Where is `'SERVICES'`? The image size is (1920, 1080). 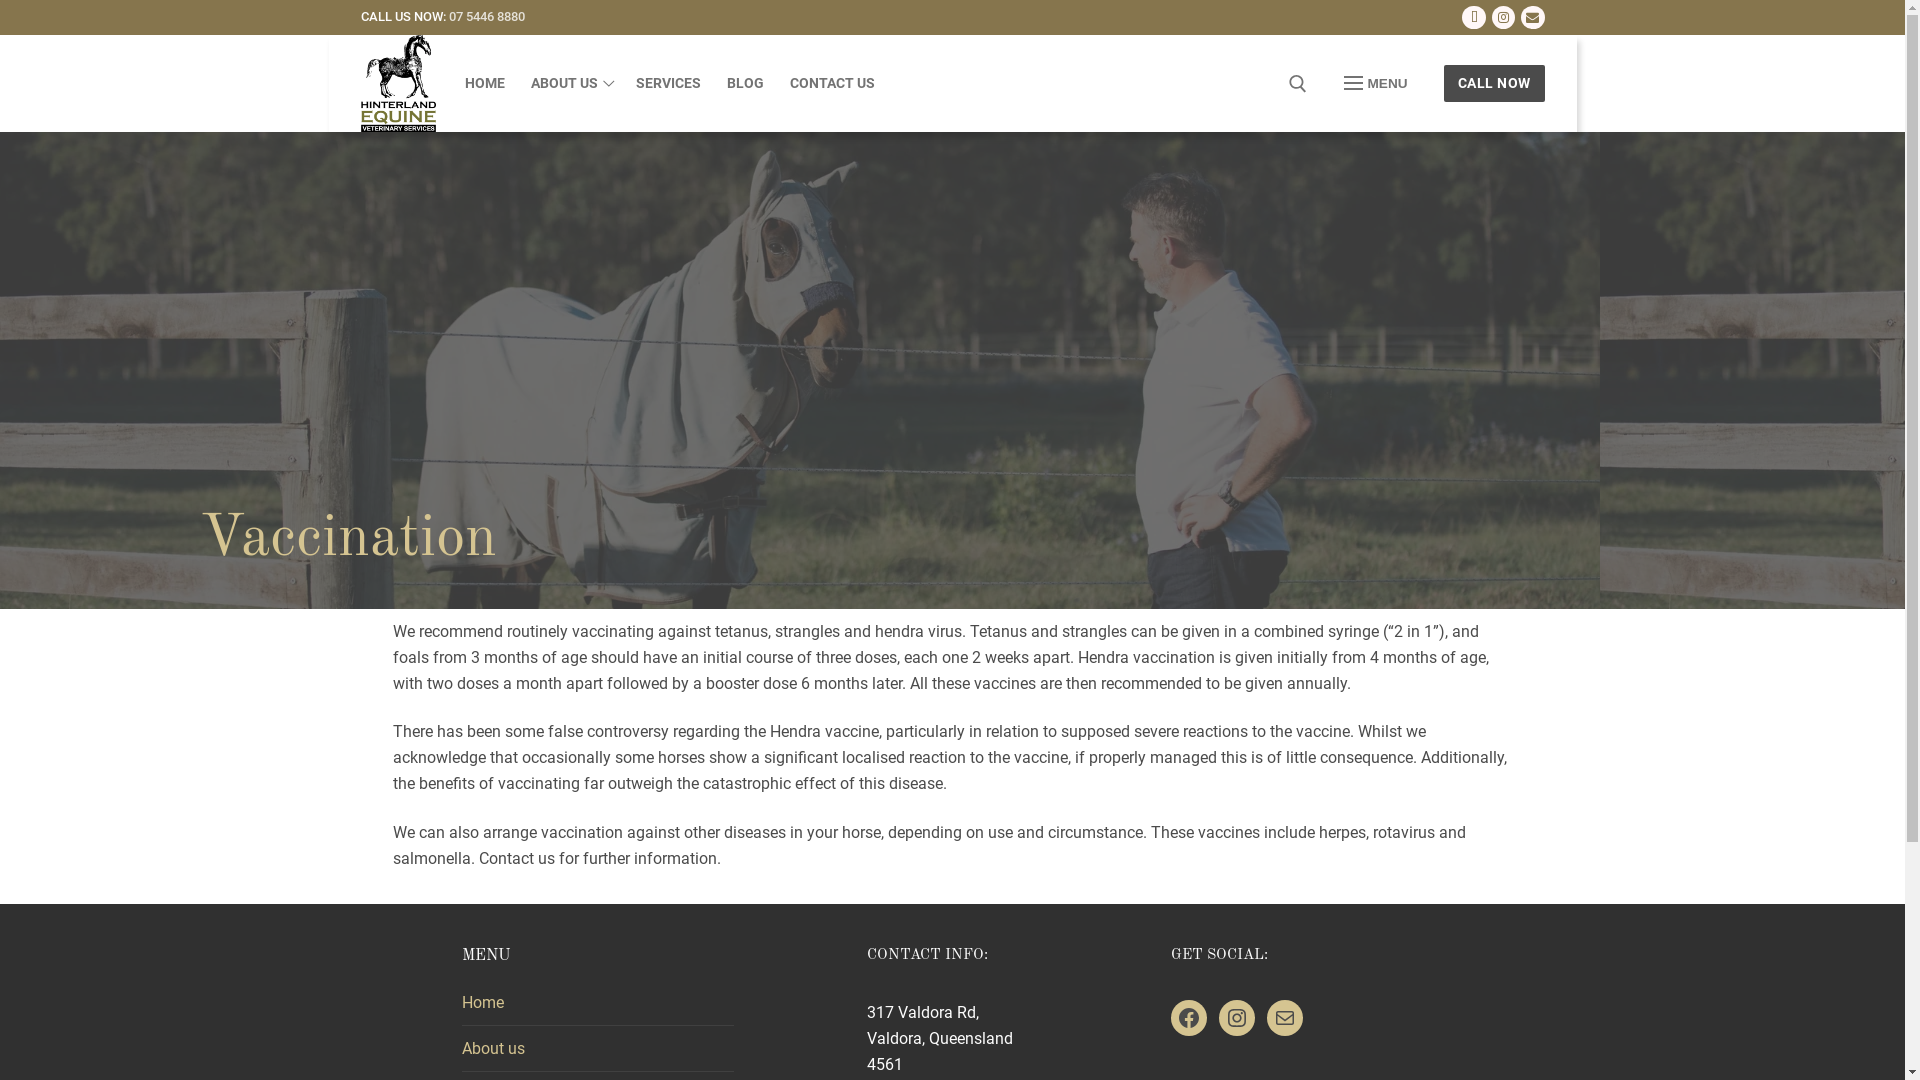 'SERVICES' is located at coordinates (667, 83).